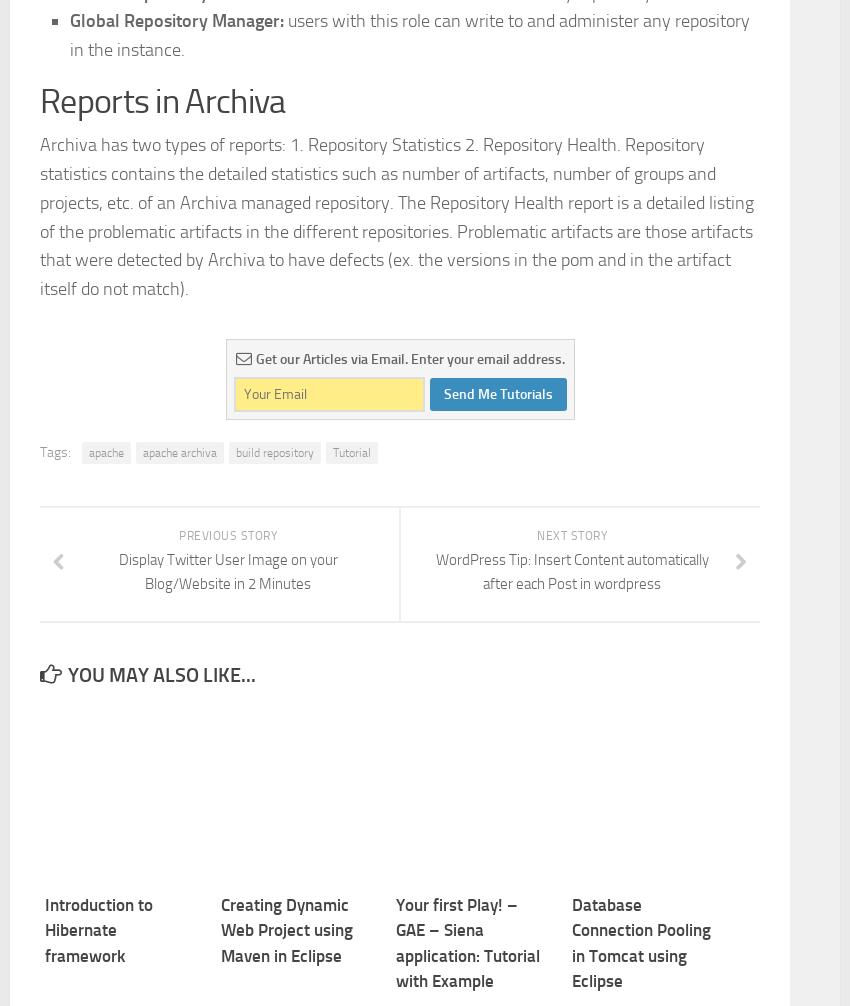  What do you see at coordinates (177, 271) in the screenshot?
I see `'Global Repository Observer:'` at bounding box center [177, 271].